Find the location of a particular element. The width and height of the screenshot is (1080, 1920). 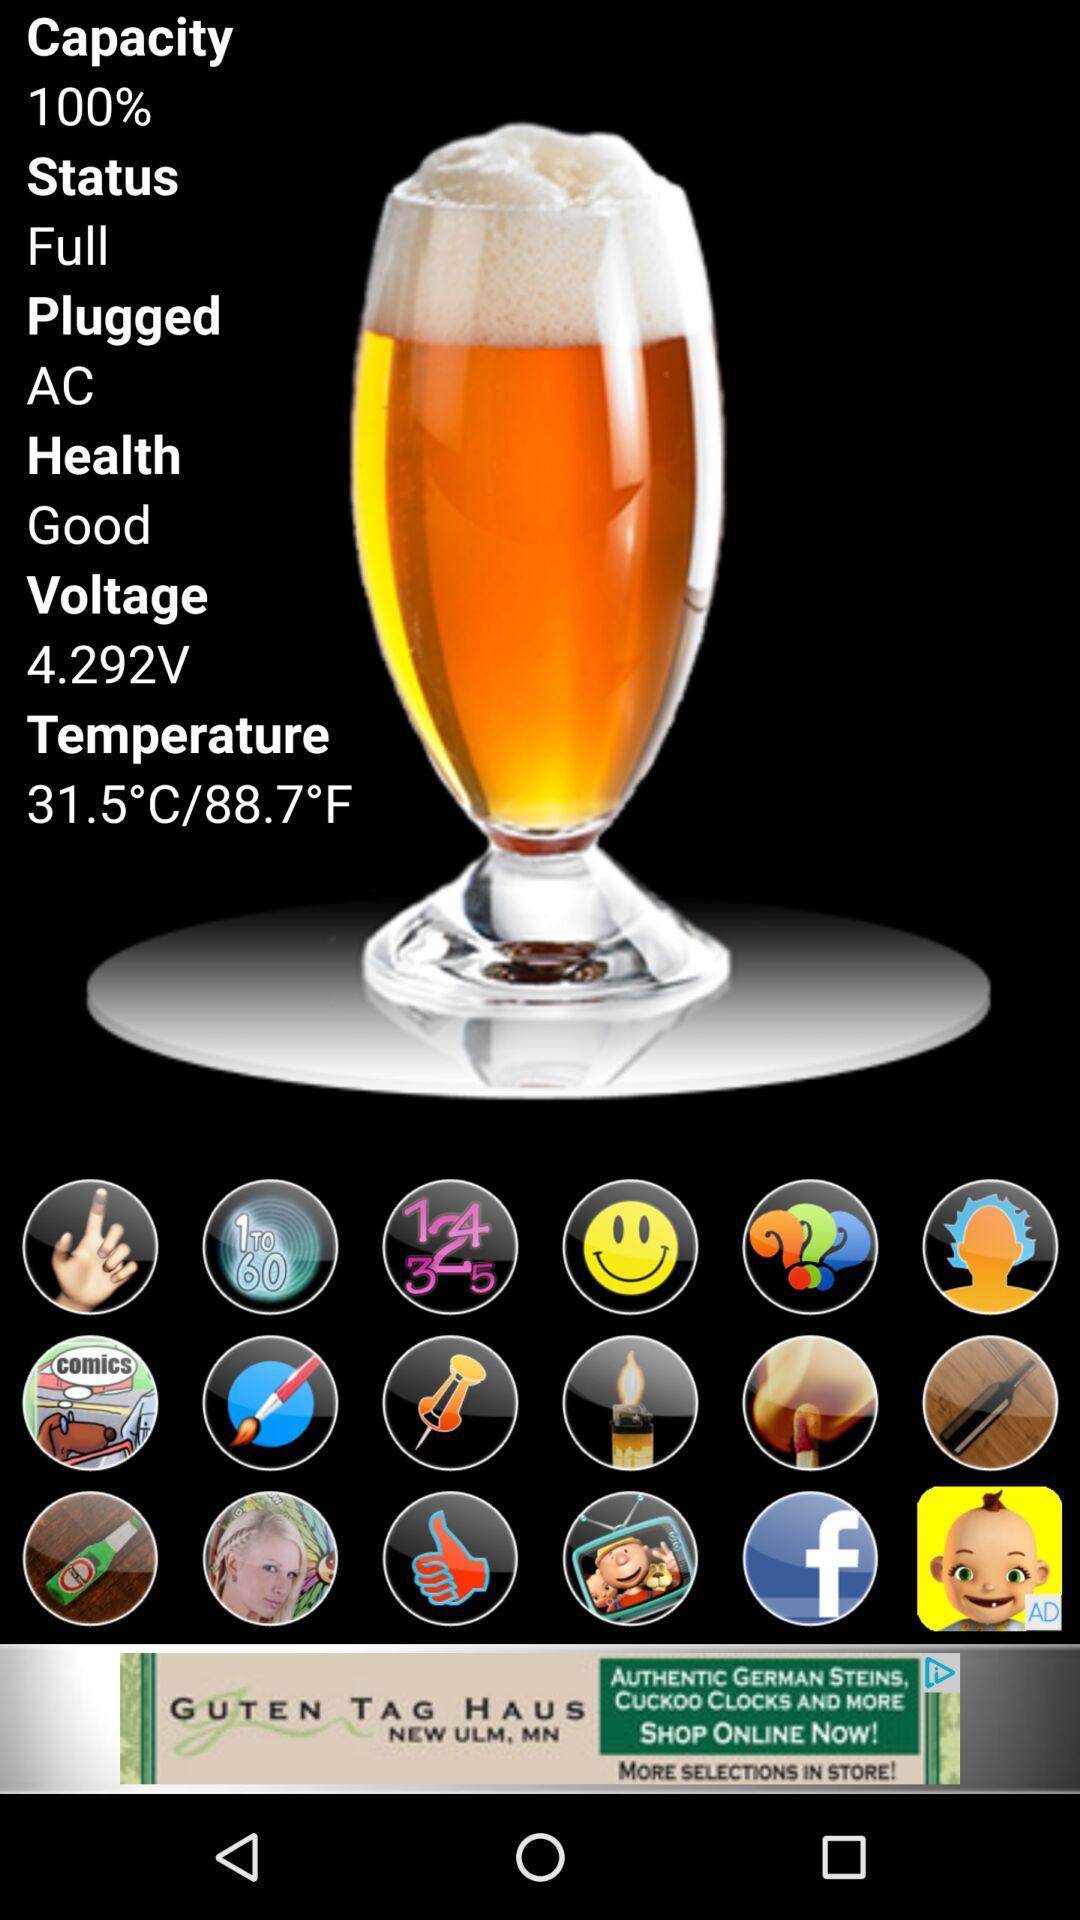

the thumbs_up icon is located at coordinates (450, 1668).